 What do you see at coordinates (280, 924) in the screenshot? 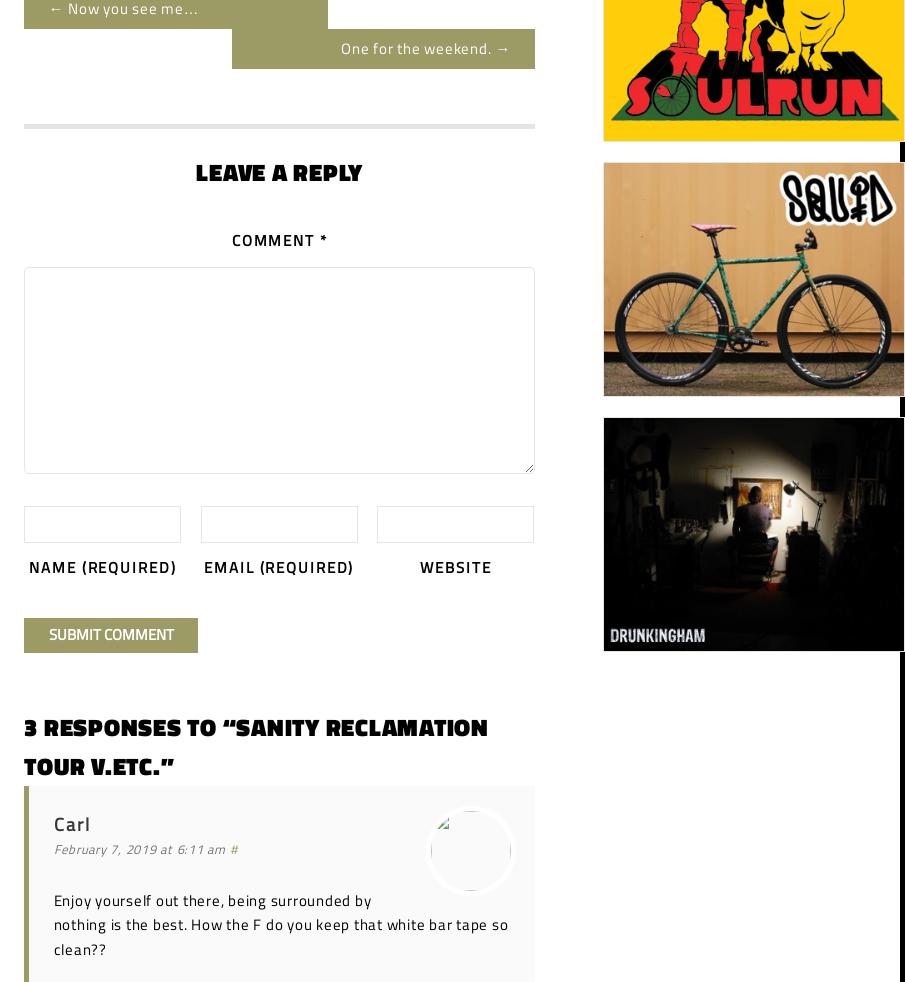
I see `'Enjoy yourself out there, being surrounded by nothing is the best.  How the F do you keep that white bar tape so clean??'` at bounding box center [280, 924].